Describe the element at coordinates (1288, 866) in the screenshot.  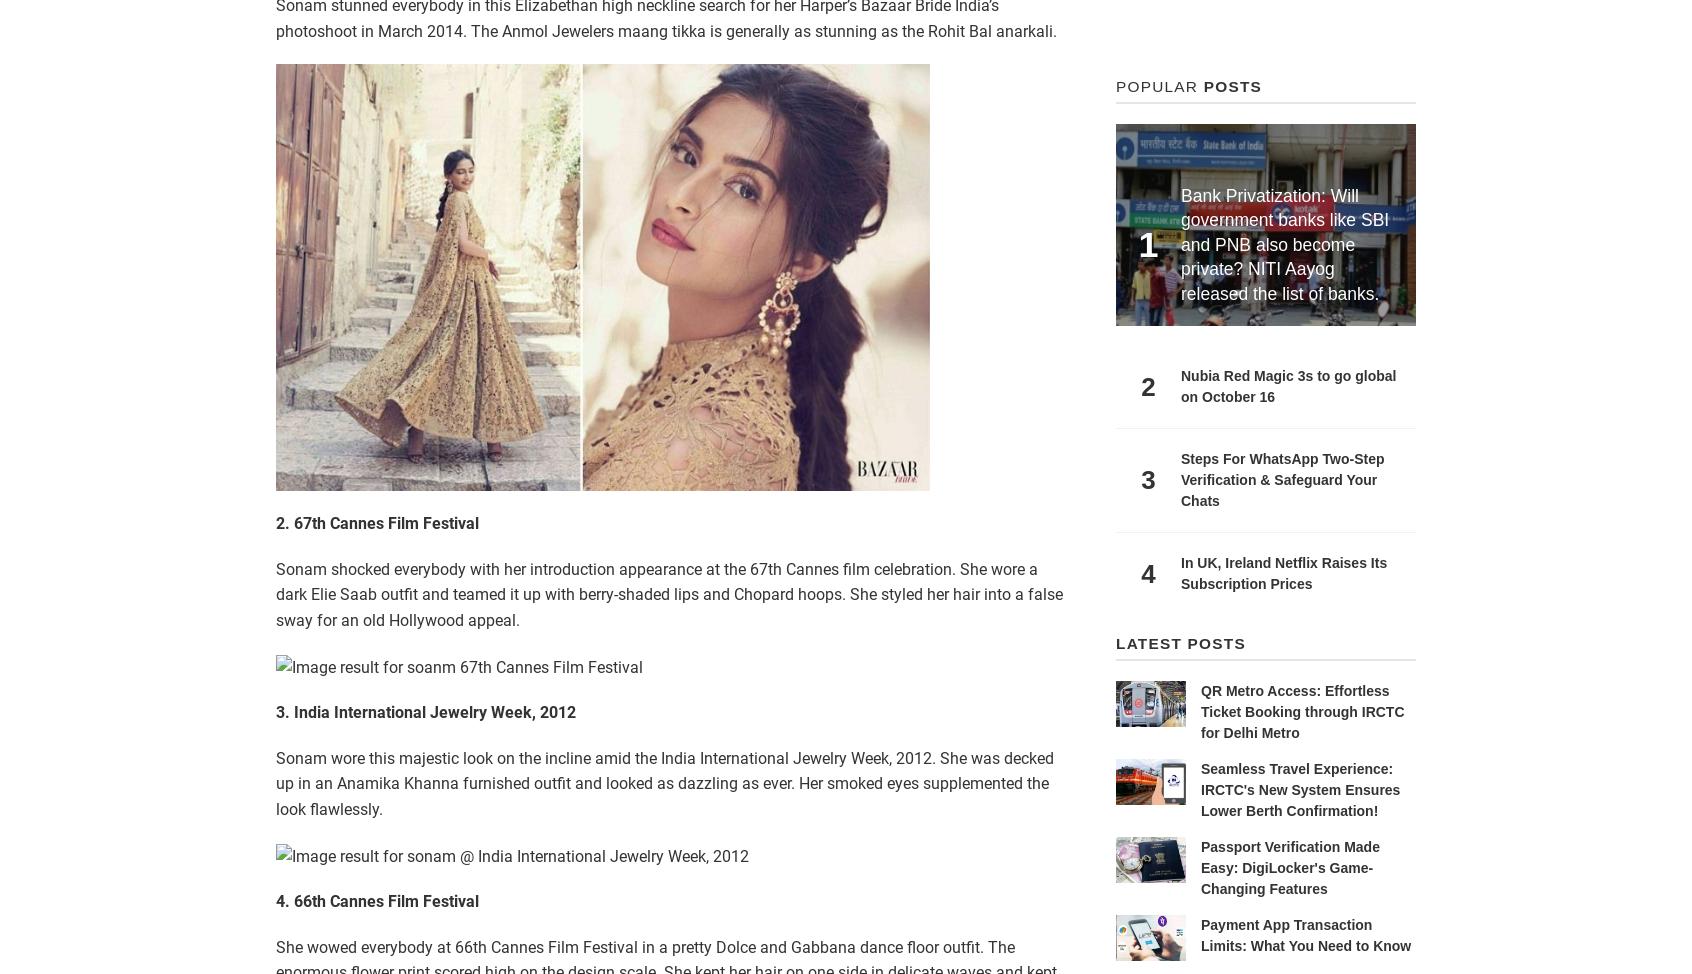
I see `'Passport Verification Made Easy: DigiLocker's Game-Changing Features'` at that location.